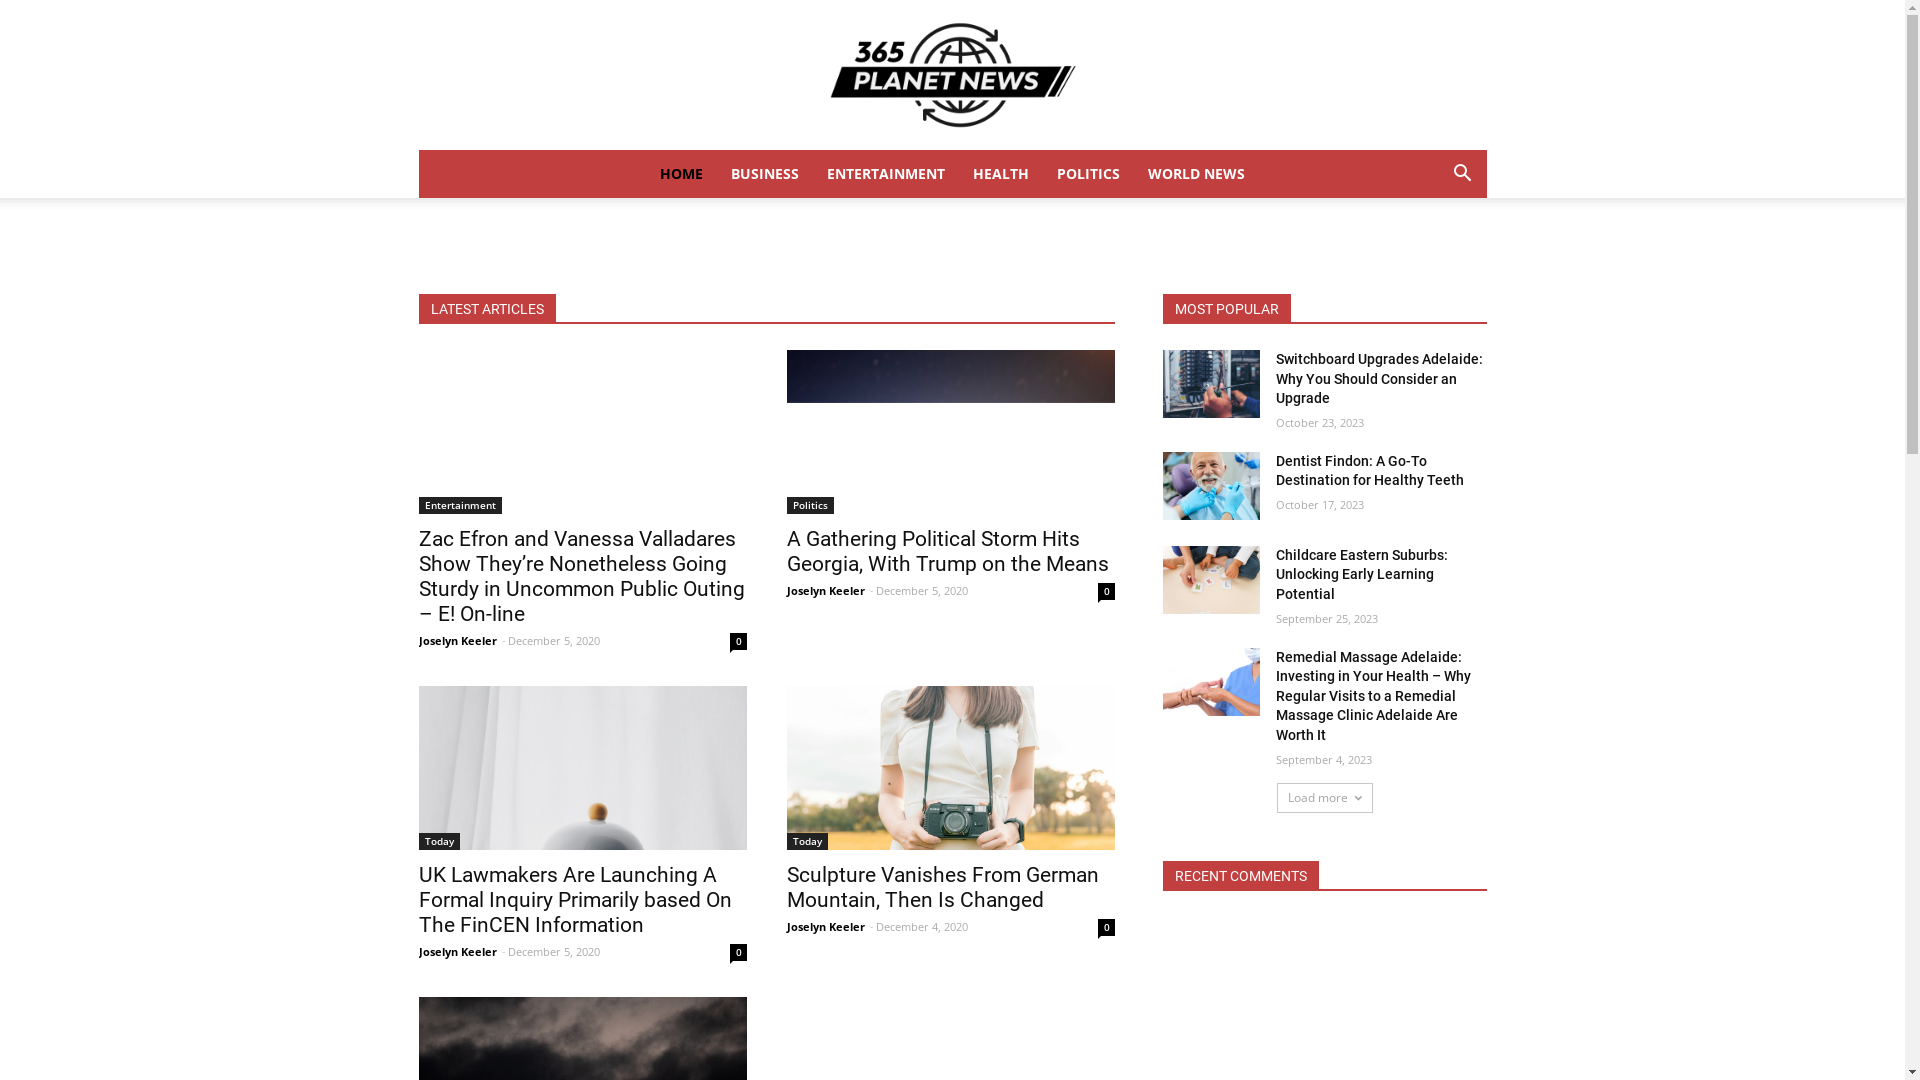 The height and width of the screenshot is (1080, 1920). Describe the element at coordinates (1196, 172) in the screenshot. I see `'WORLD NEWS'` at that location.